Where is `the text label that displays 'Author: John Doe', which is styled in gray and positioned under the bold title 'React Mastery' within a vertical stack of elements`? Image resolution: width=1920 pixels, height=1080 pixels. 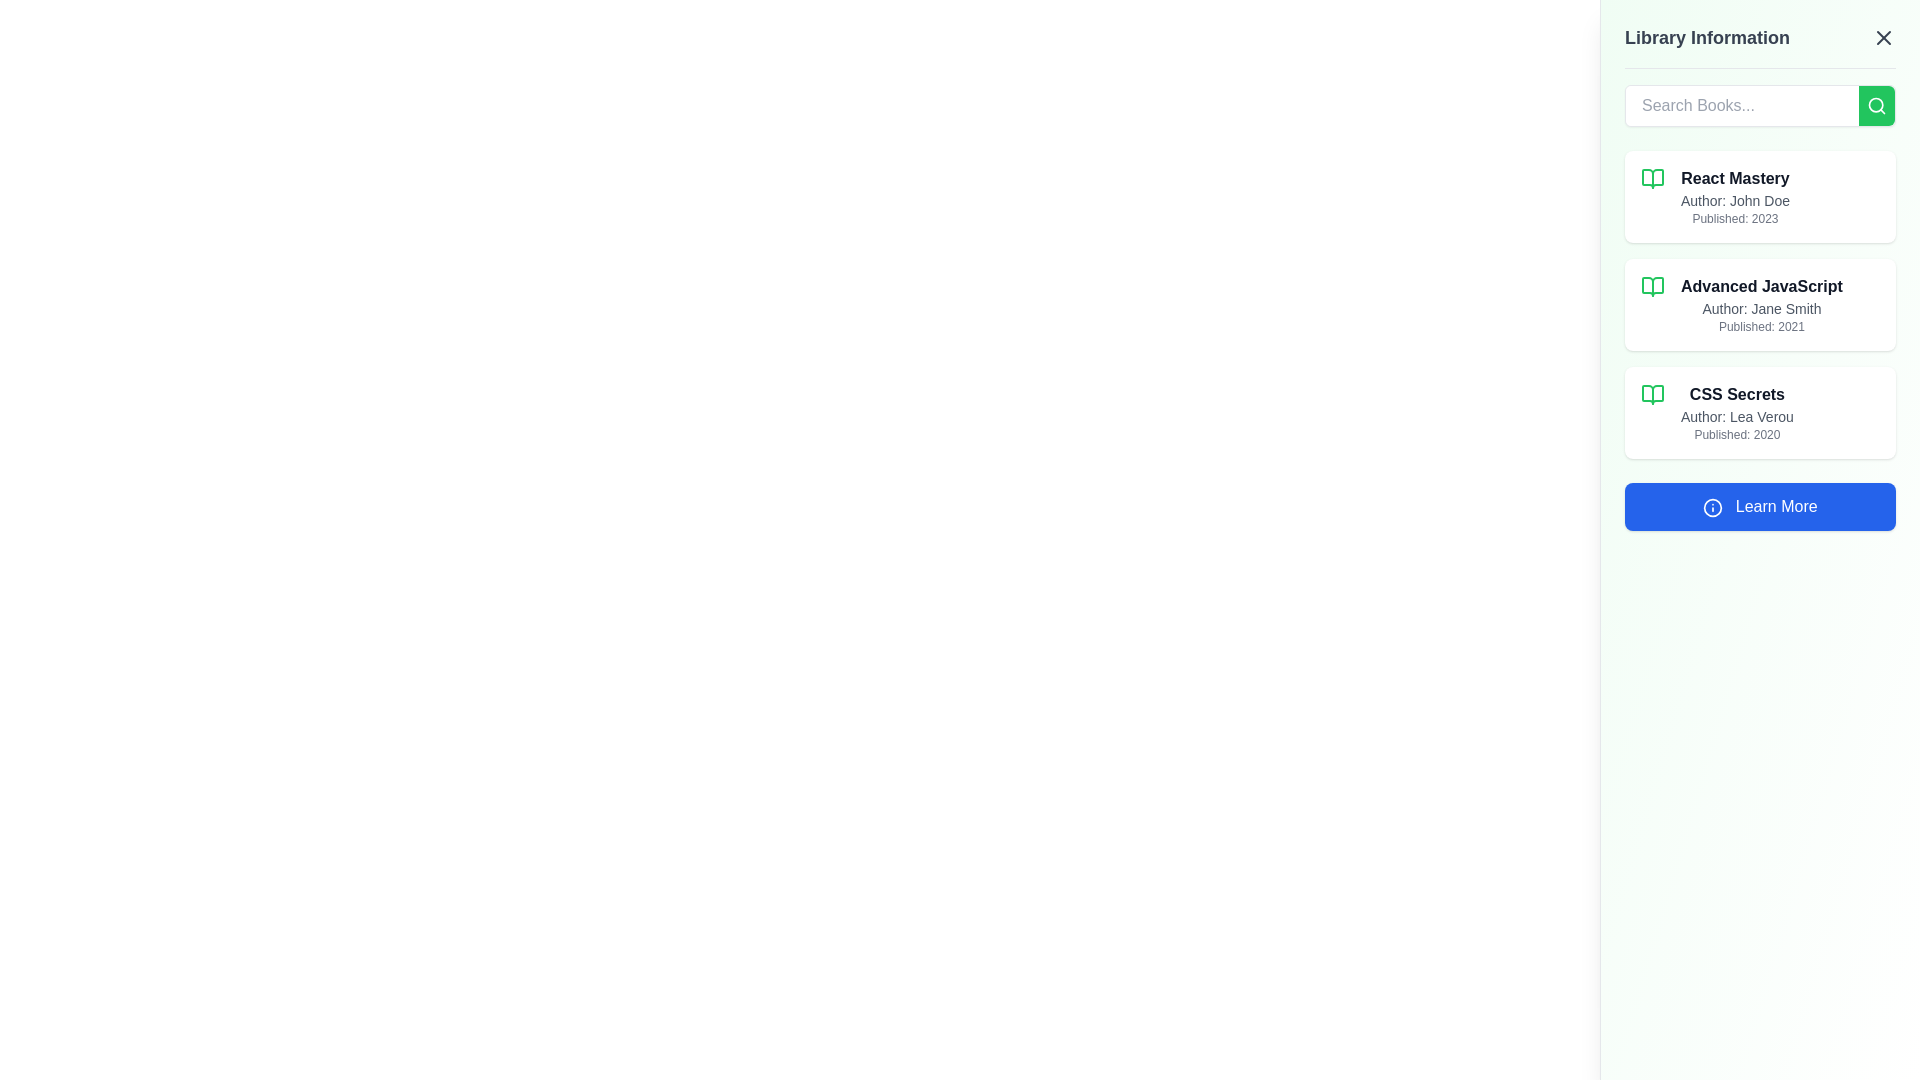
the text label that displays 'Author: John Doe', which is styled in gray and positioned under the bold title 'React Mastery' within a vertical stack of elements is located at coordinates (1734, 200).